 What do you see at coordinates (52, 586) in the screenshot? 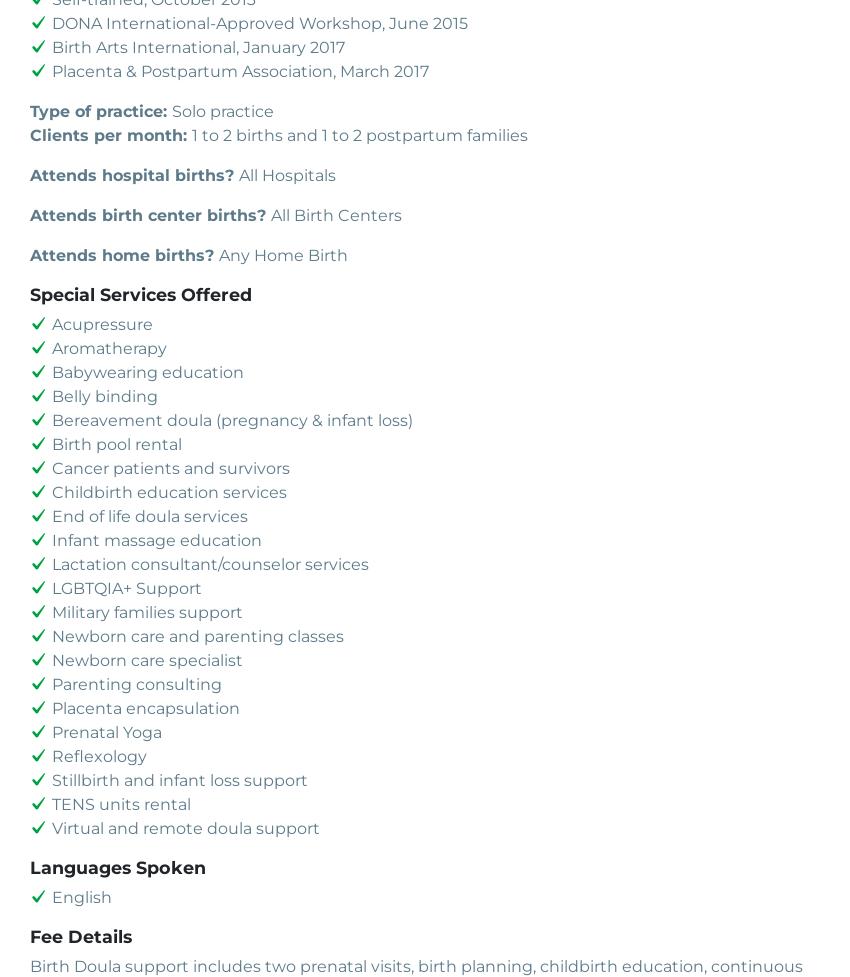
I see `'LGBTQIA+ Support'` at bounding box center [52, 586].